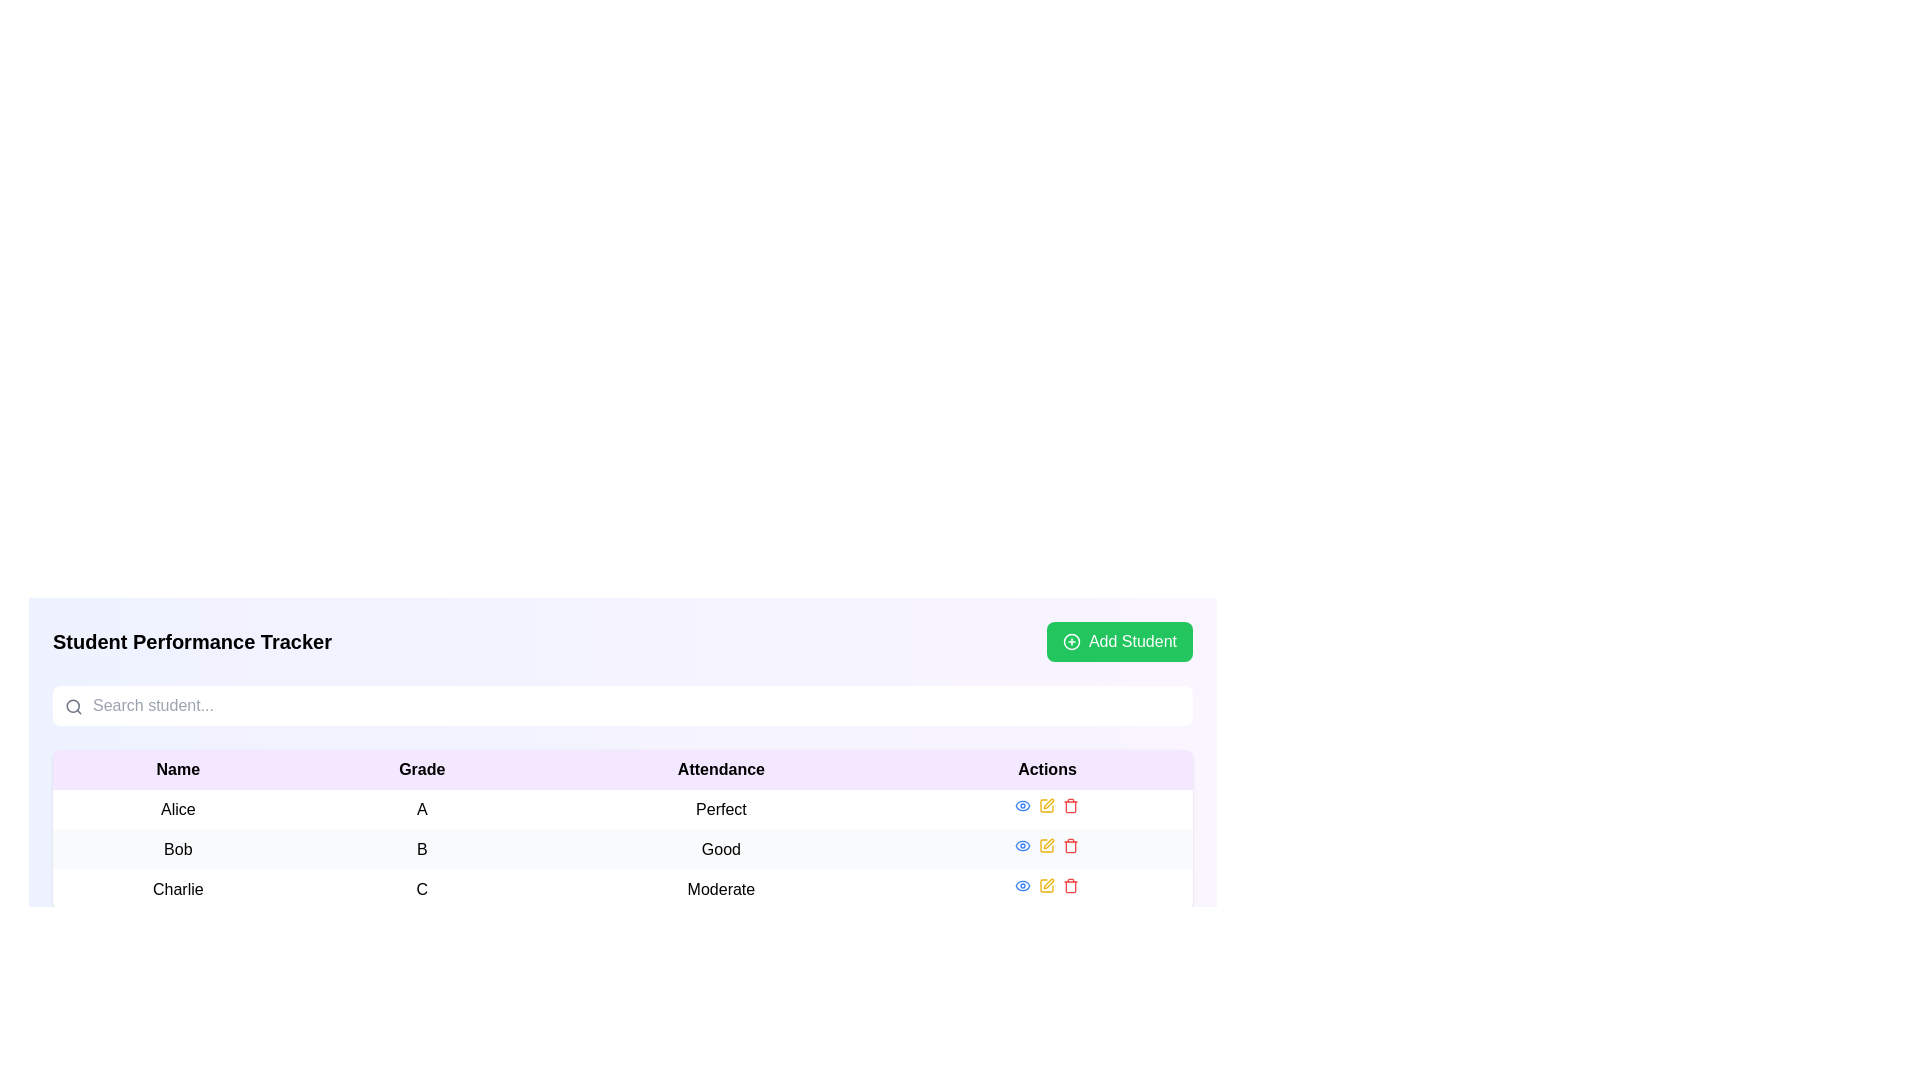 Image resolution: width=1920 pixels, height=1080 pixels. Describe the element at coordinates (720, 810) in the screenshot. I see `the non-interactive Text label indicating the attendance status of the student named Alice in the 'Student Performance Tracker' interface, located in the third column of the first row` at that location.